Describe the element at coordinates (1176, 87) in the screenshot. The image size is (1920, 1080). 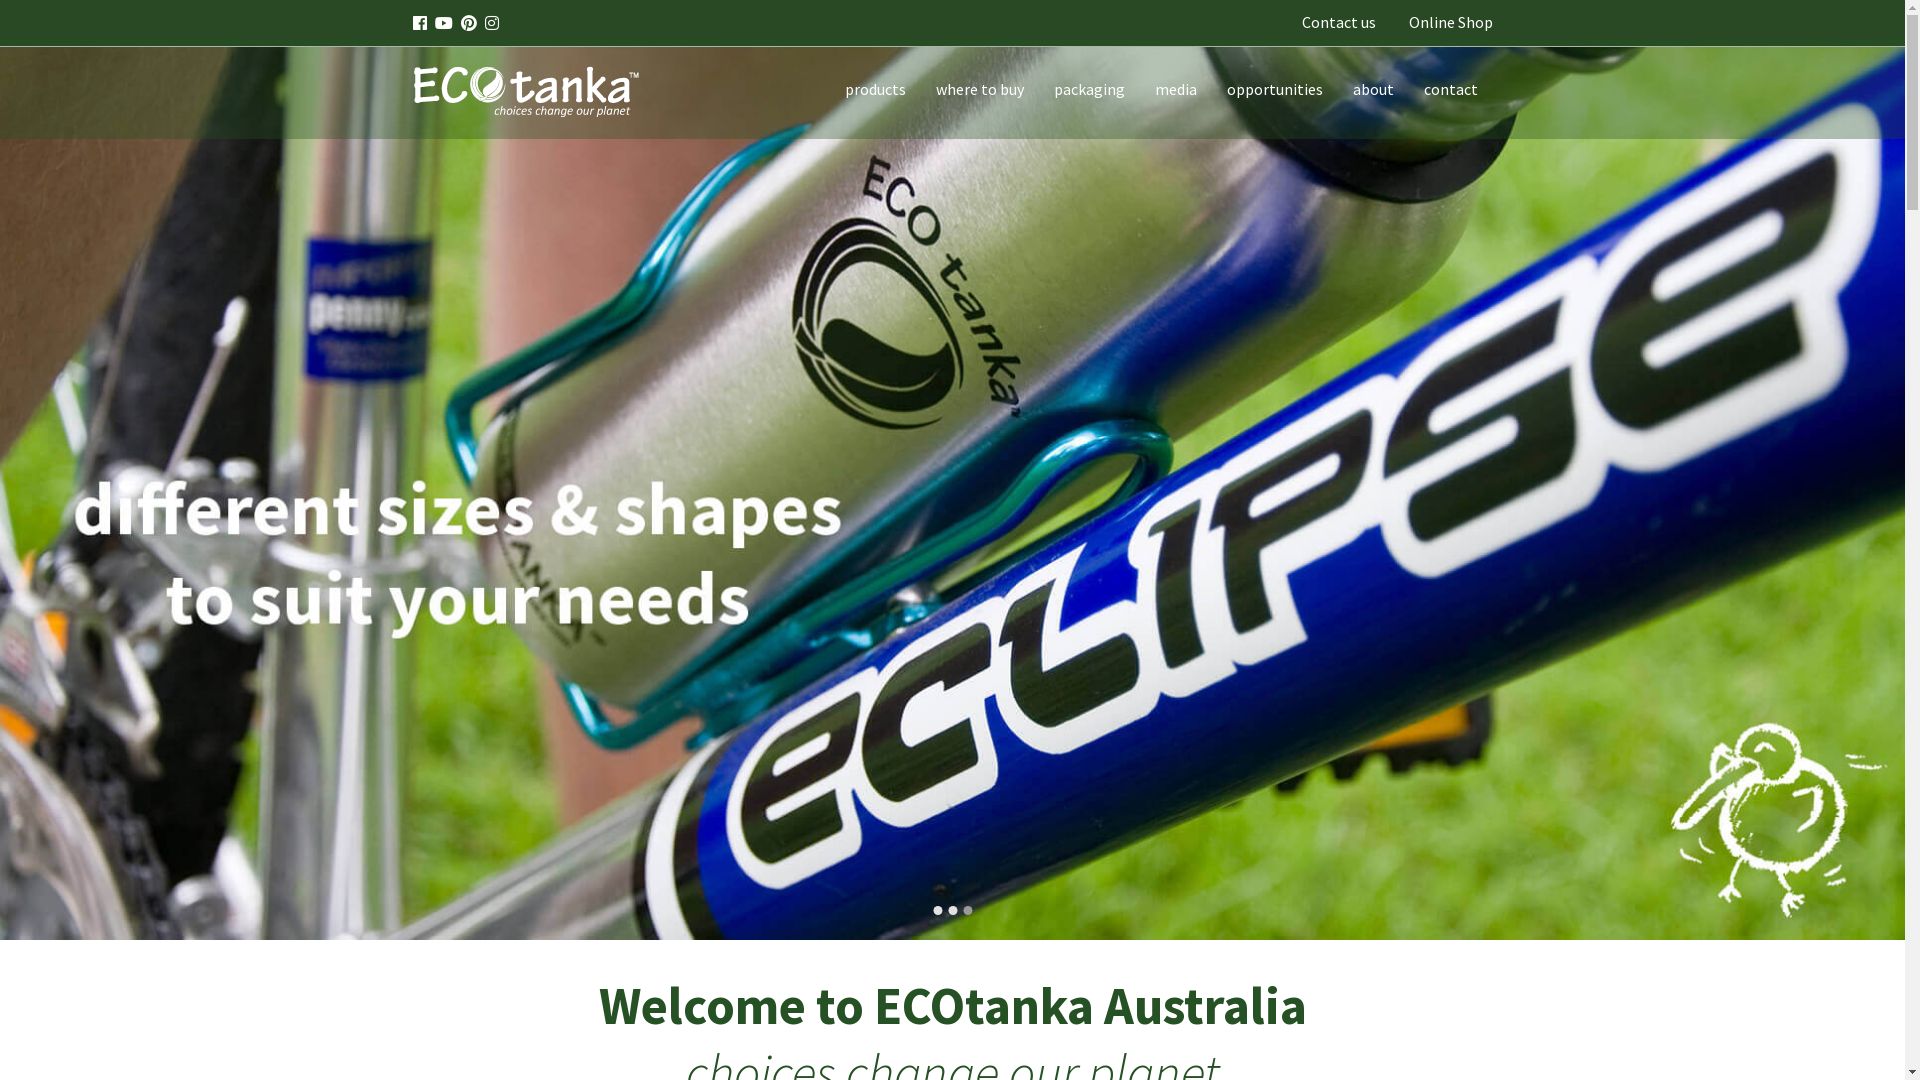
I see `'media'` at that location.